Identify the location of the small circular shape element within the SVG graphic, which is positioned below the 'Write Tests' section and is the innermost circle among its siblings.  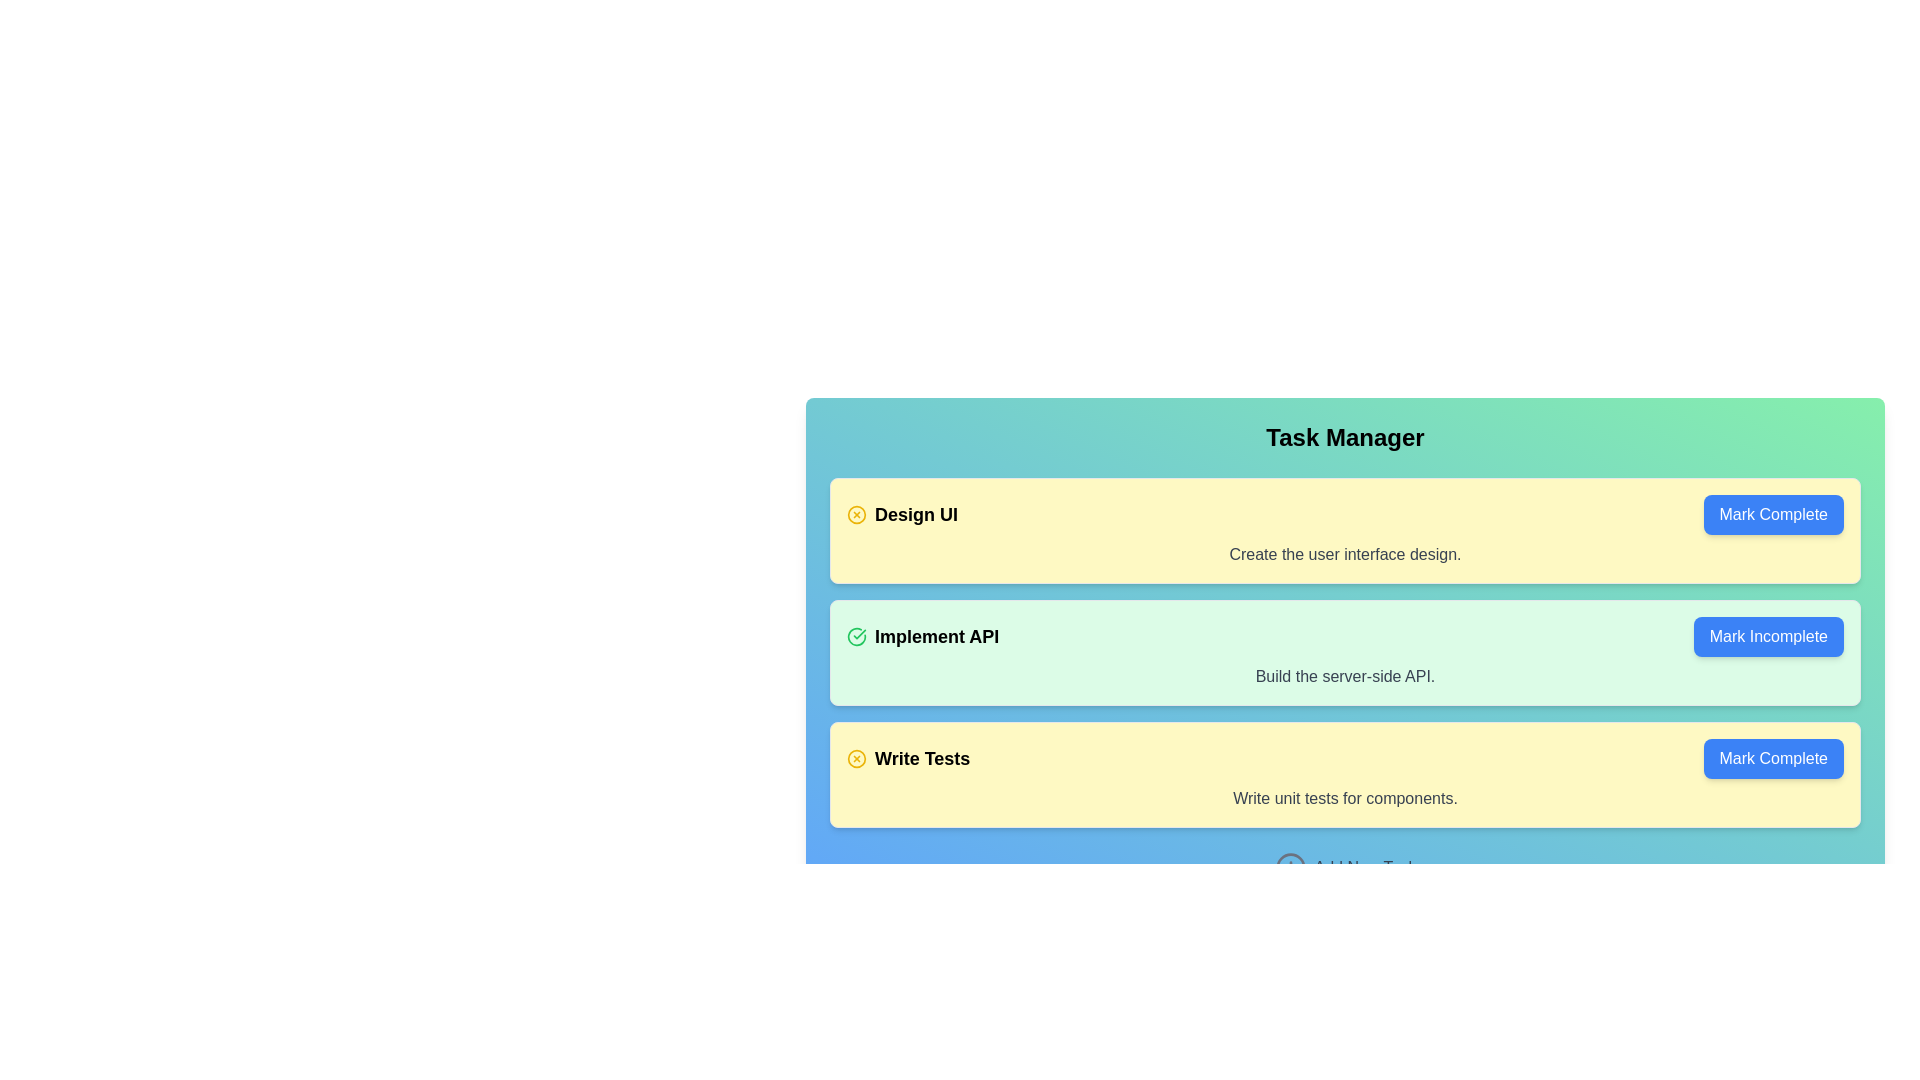
(1290, 866).